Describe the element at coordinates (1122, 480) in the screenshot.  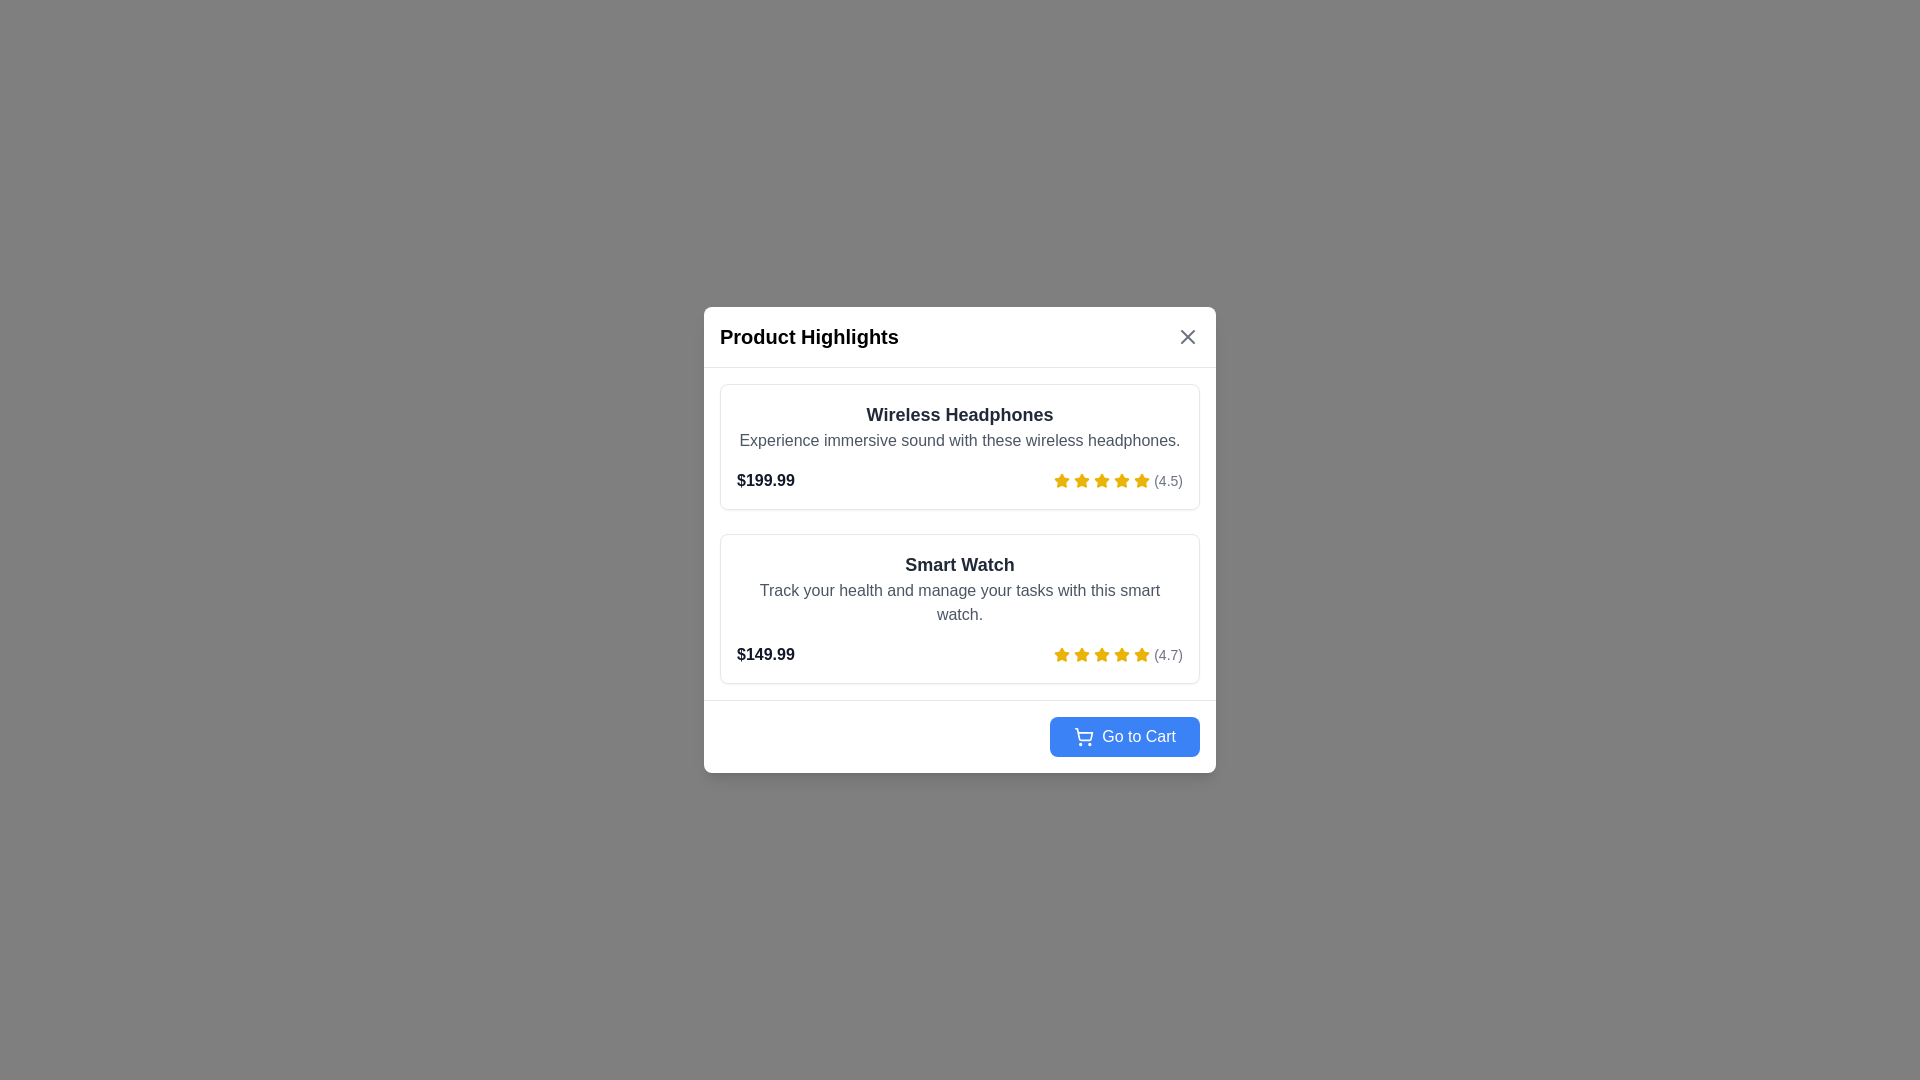
I see `the fourth yellow star-shaped icon in the 'Wireless Headphones' section of the 'Product Highlights' list` at that location.